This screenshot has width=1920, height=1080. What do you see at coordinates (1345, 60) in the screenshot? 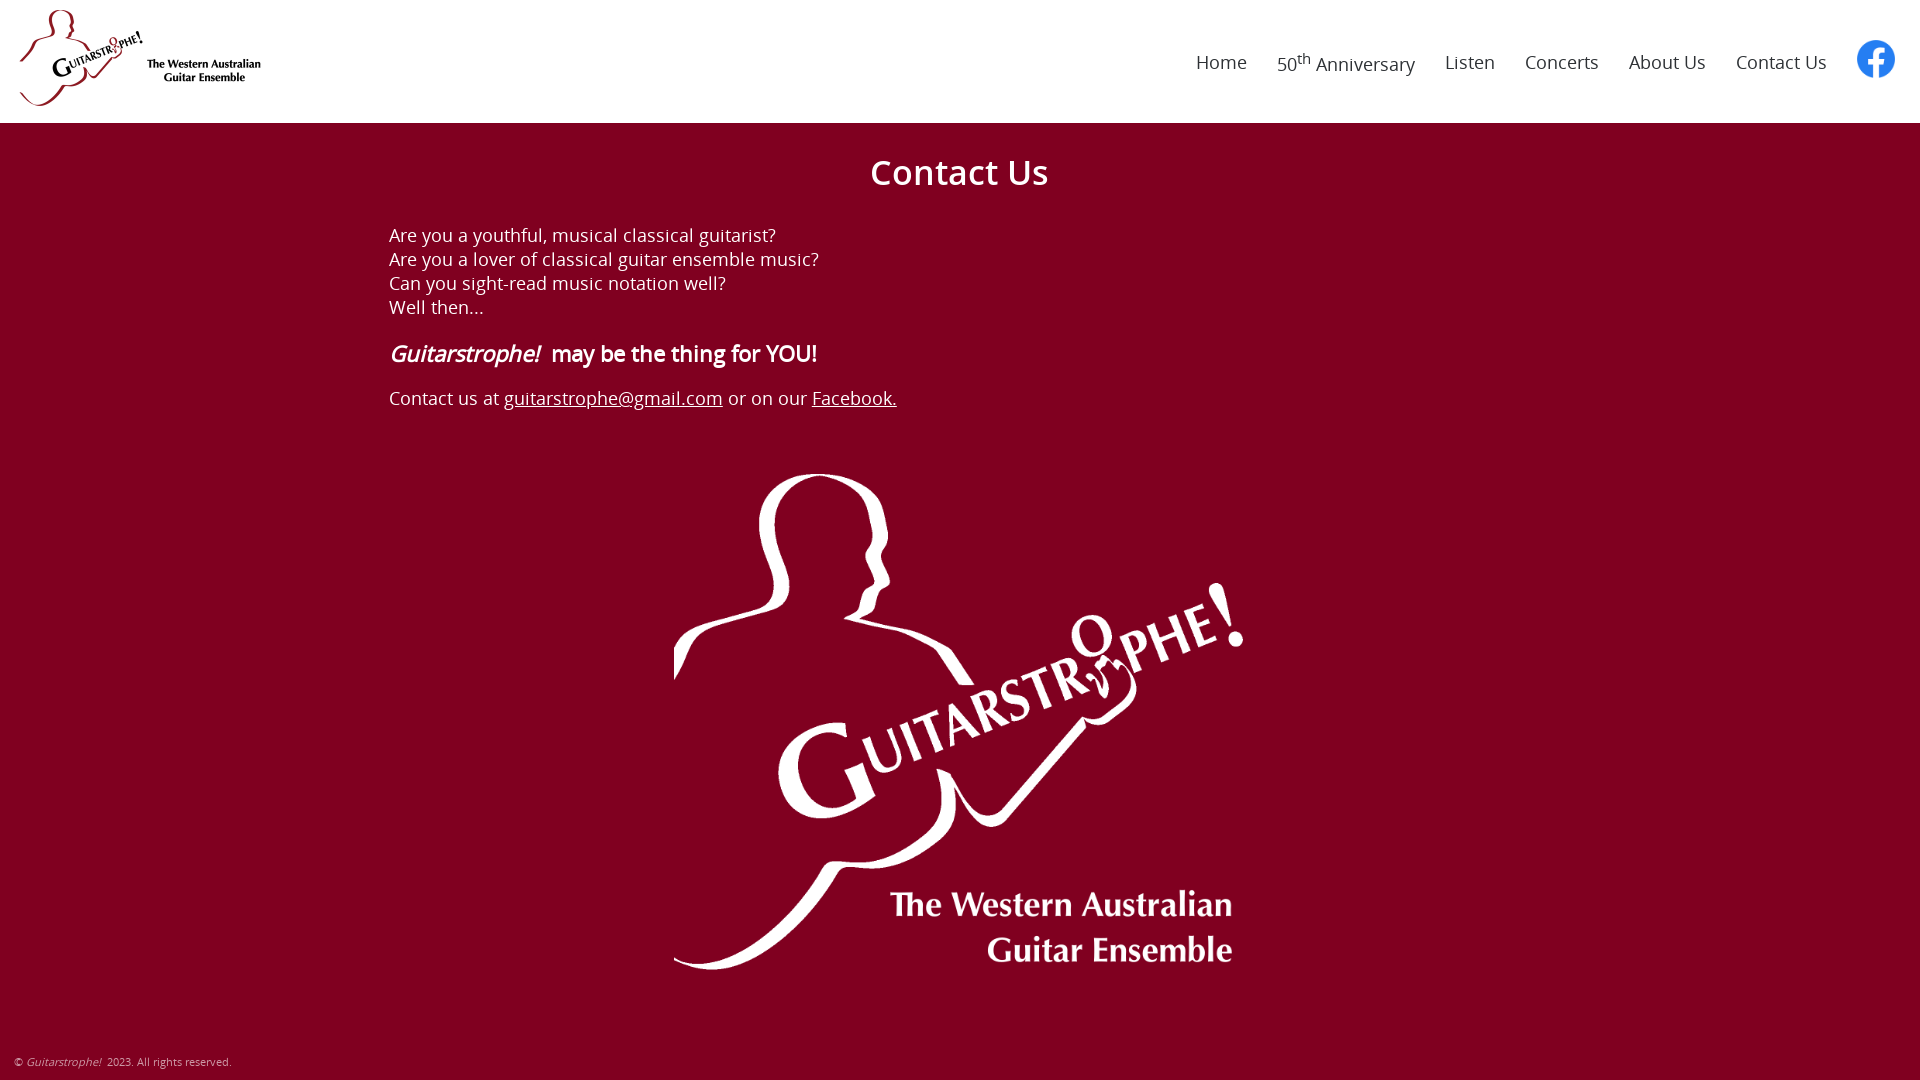
I see `'50th Anniversary'` at bounding box center [1345, 60].